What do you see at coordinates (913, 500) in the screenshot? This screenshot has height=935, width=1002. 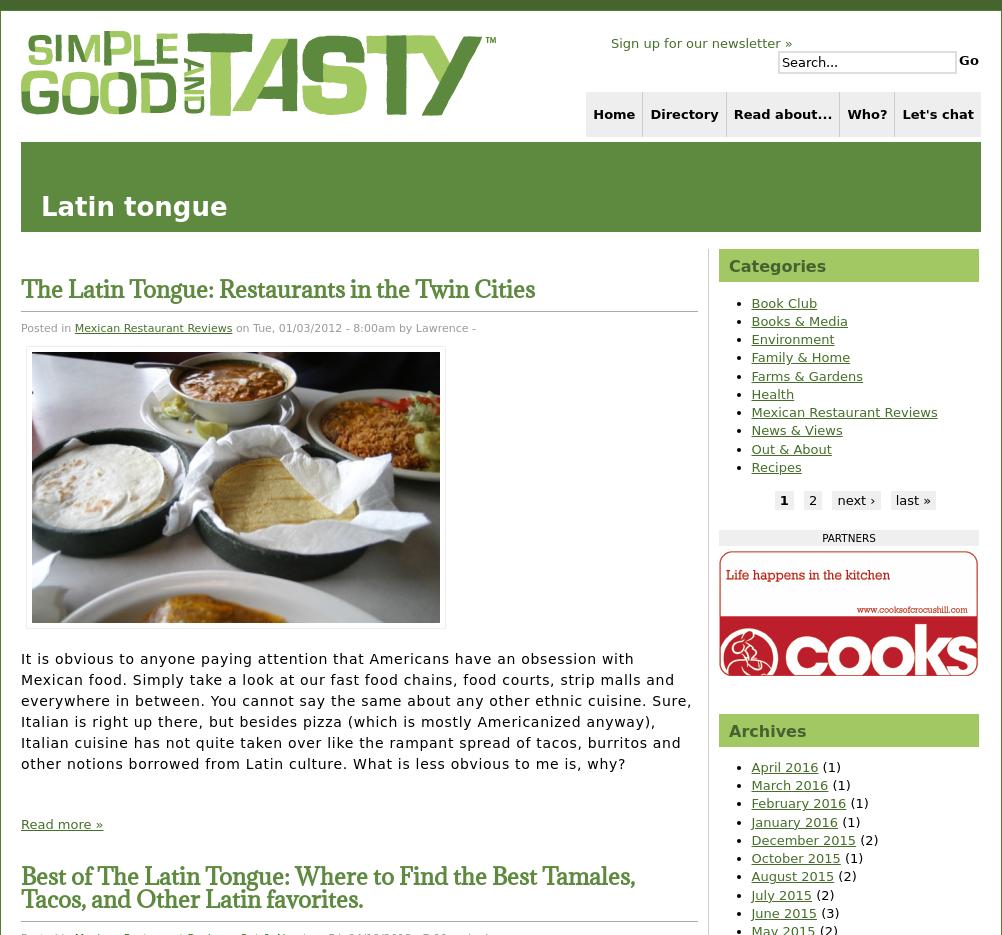 I see `'last »'` at bounding box center [913, 500].